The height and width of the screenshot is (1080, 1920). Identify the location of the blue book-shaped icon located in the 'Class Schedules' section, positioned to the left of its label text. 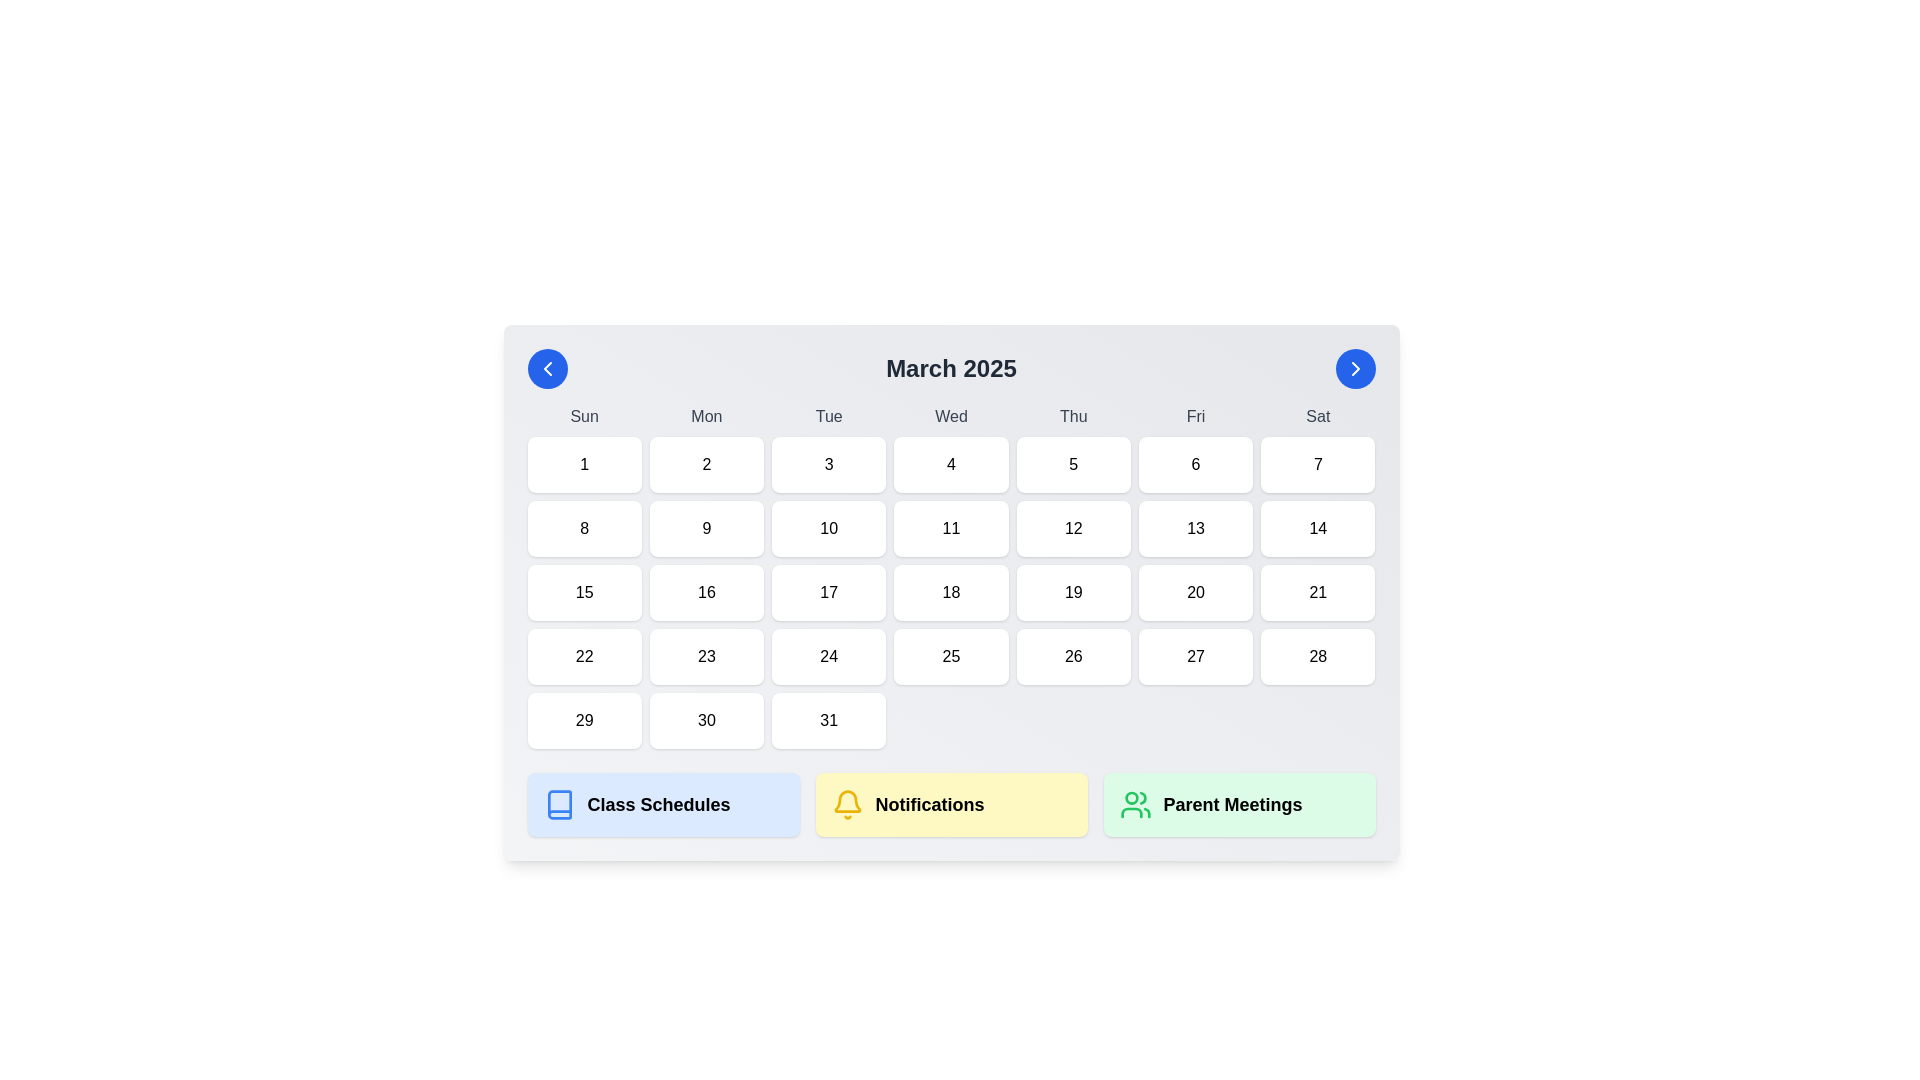
(559, 804).